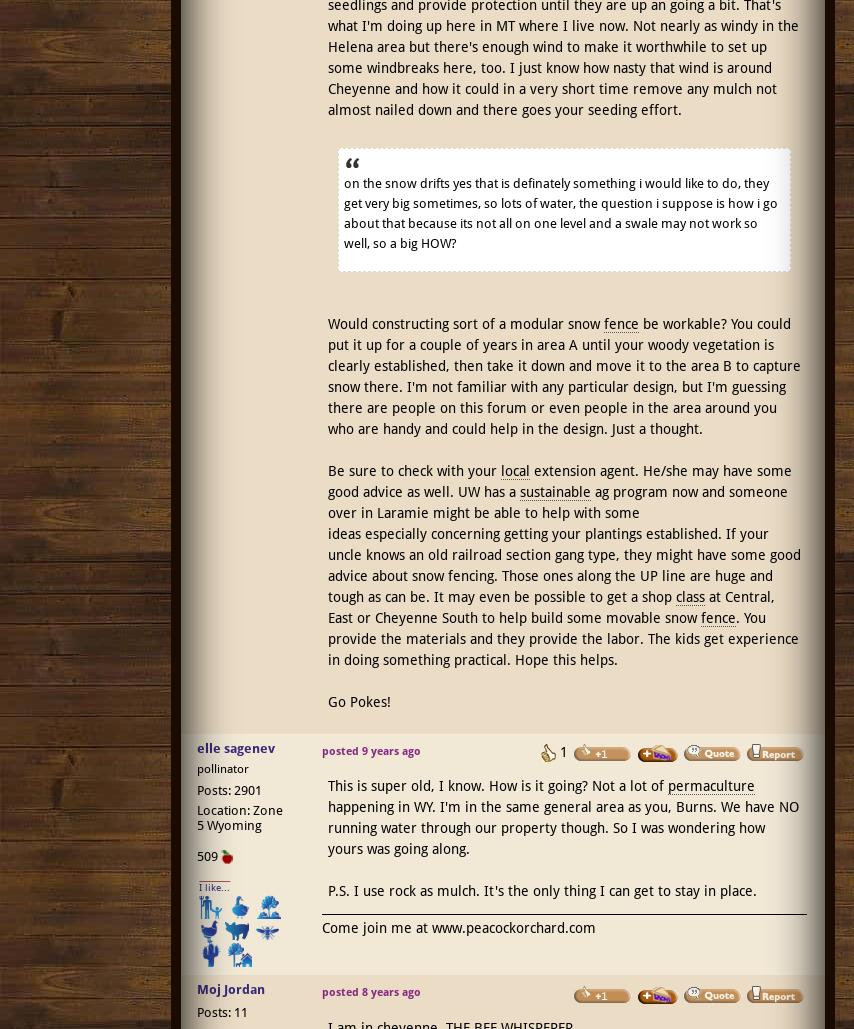 The height and width of the screenshot is (1029, 854). What do you see at coordinates (229, 988) in the screenshot?
I see `'Moj Jordan'` at bounding box center [229, 988].